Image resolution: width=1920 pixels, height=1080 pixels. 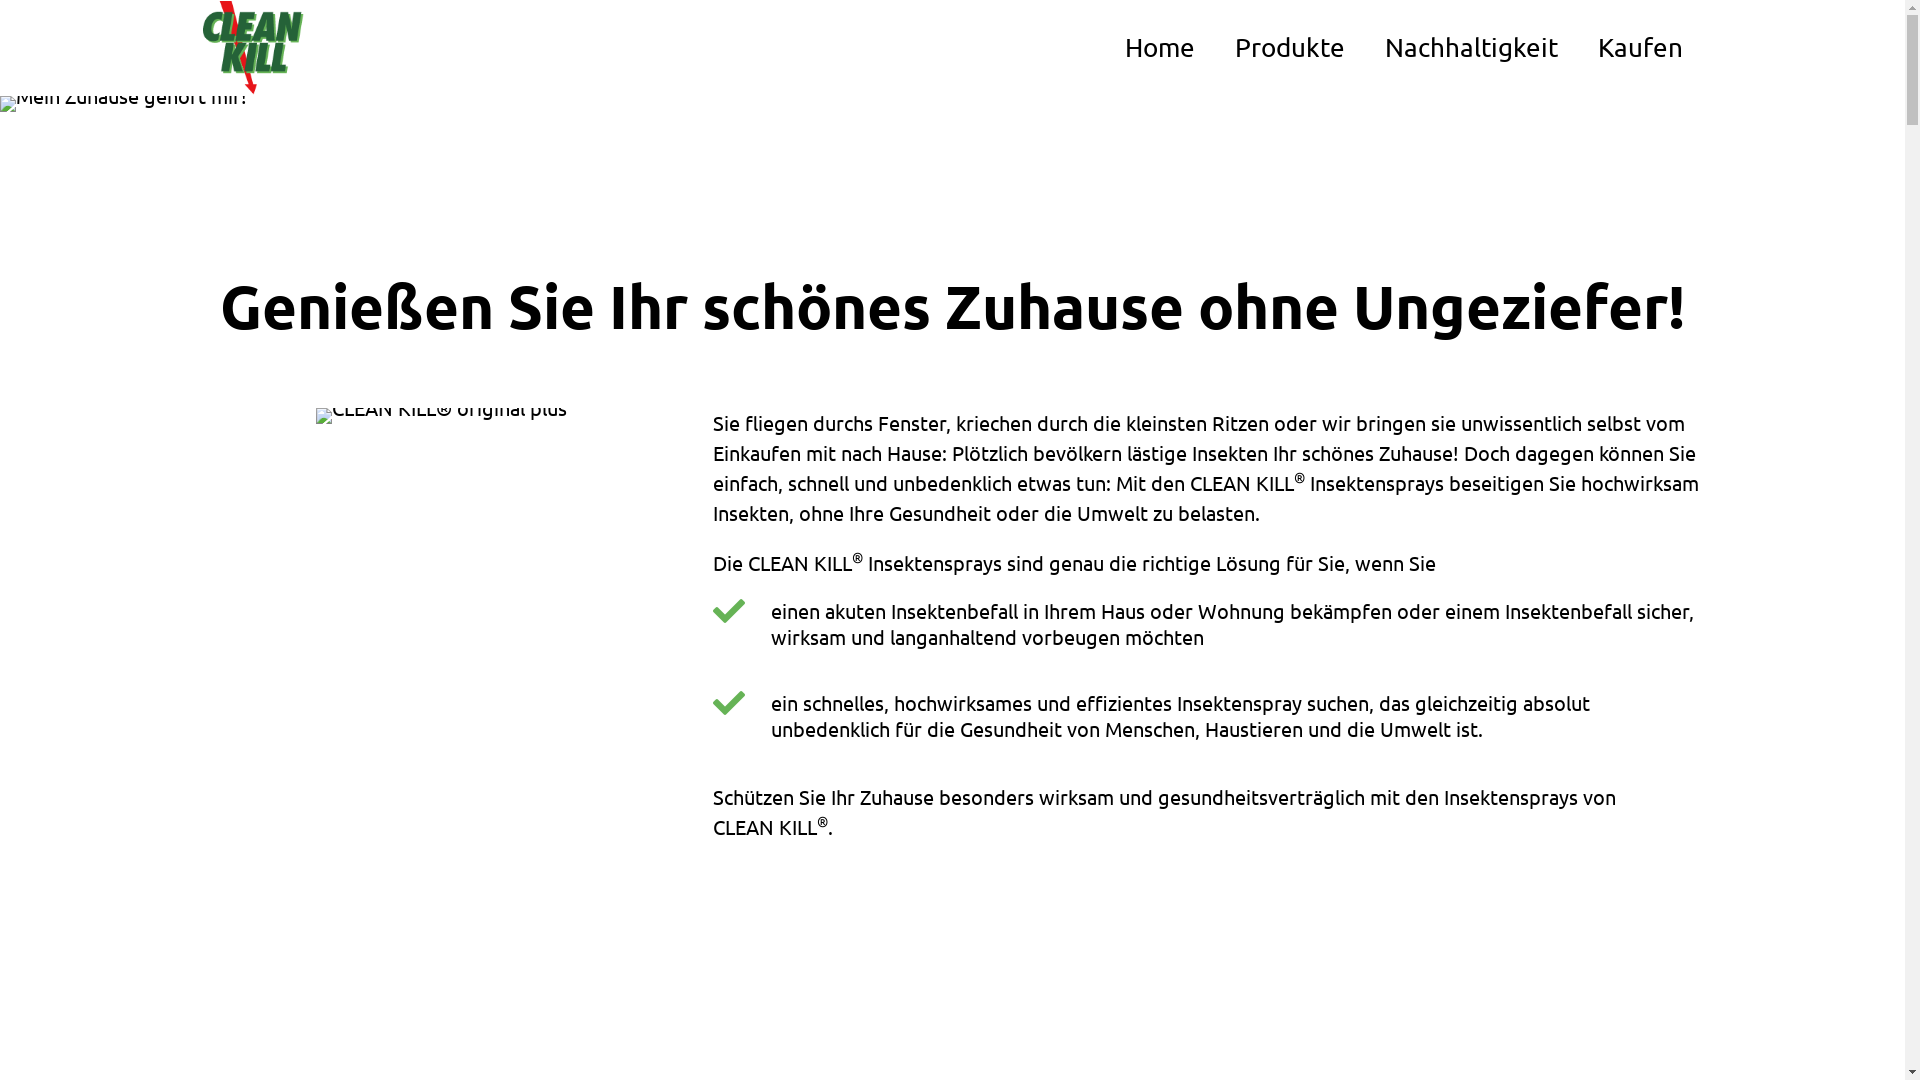 I want to click on 'Home', so click(x=1158, y=46).